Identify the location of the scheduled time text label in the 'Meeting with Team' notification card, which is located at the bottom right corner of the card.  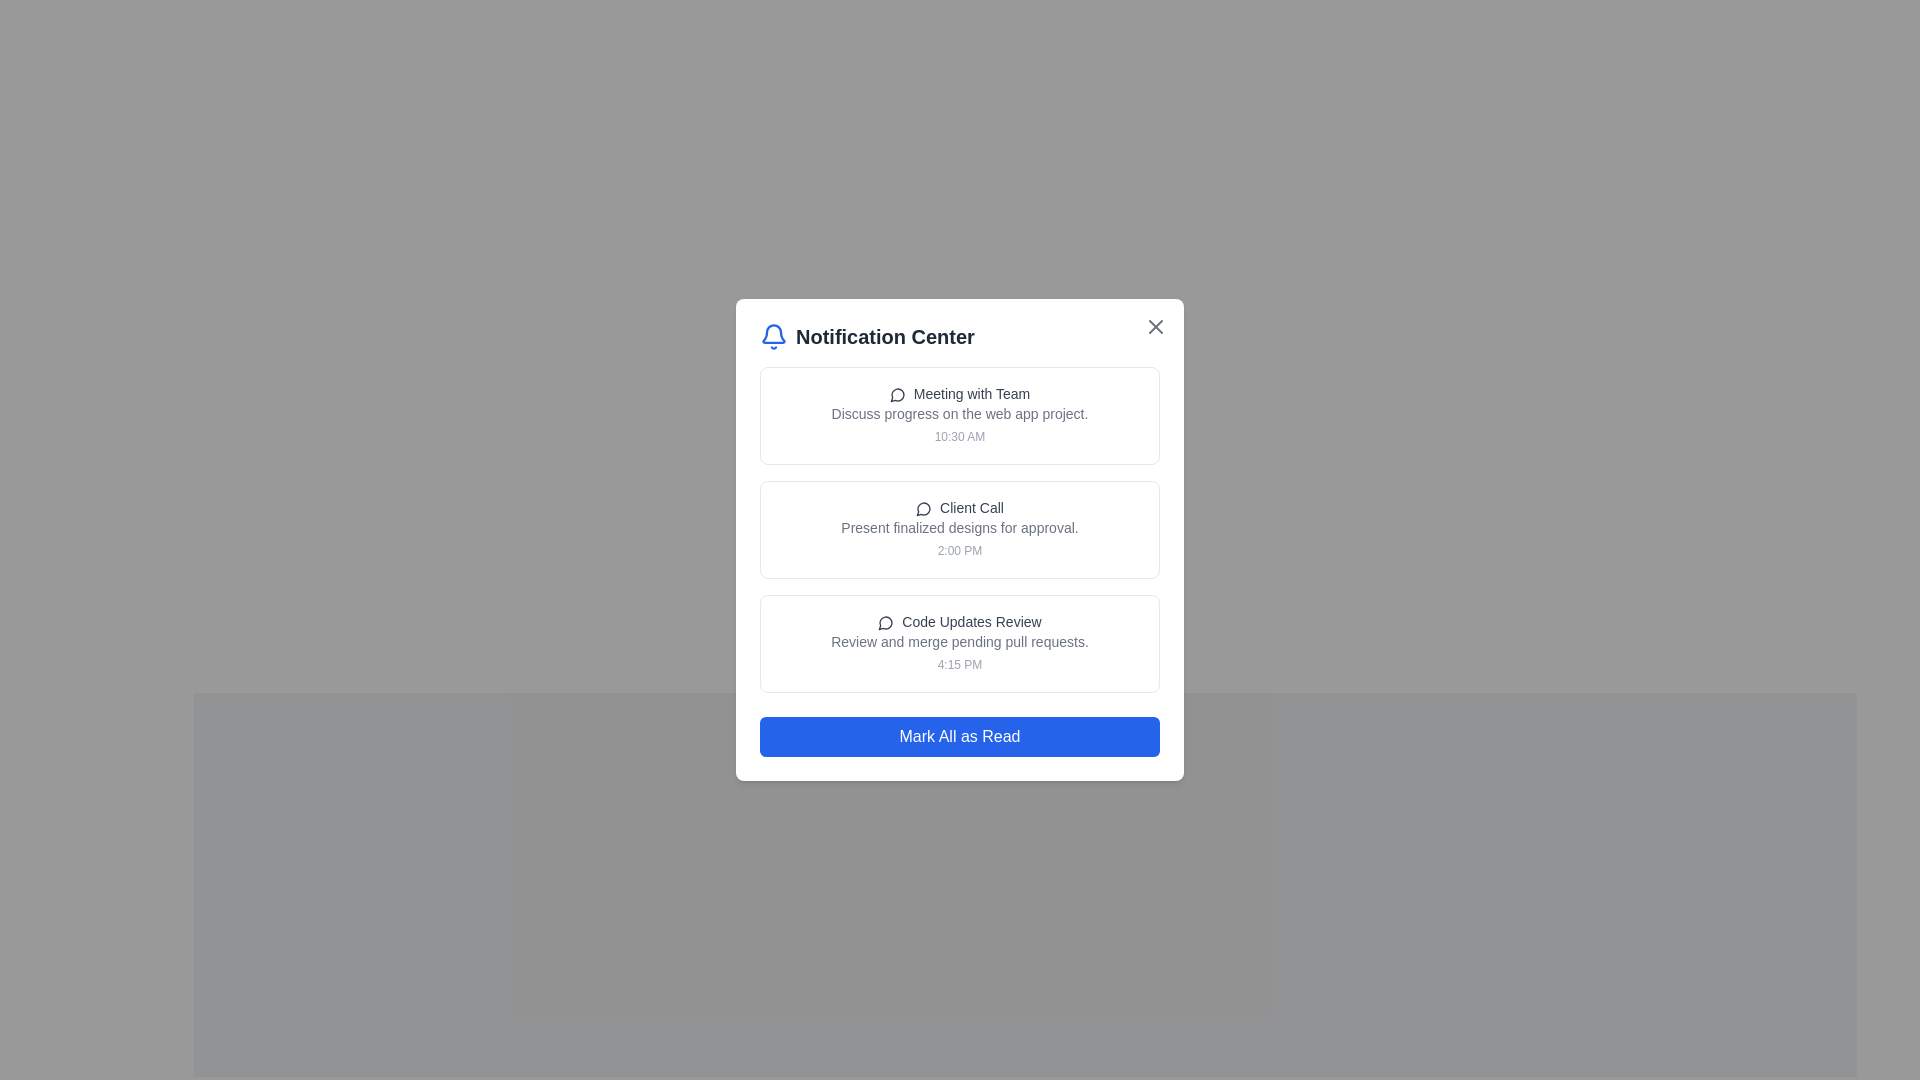
(960, 435).